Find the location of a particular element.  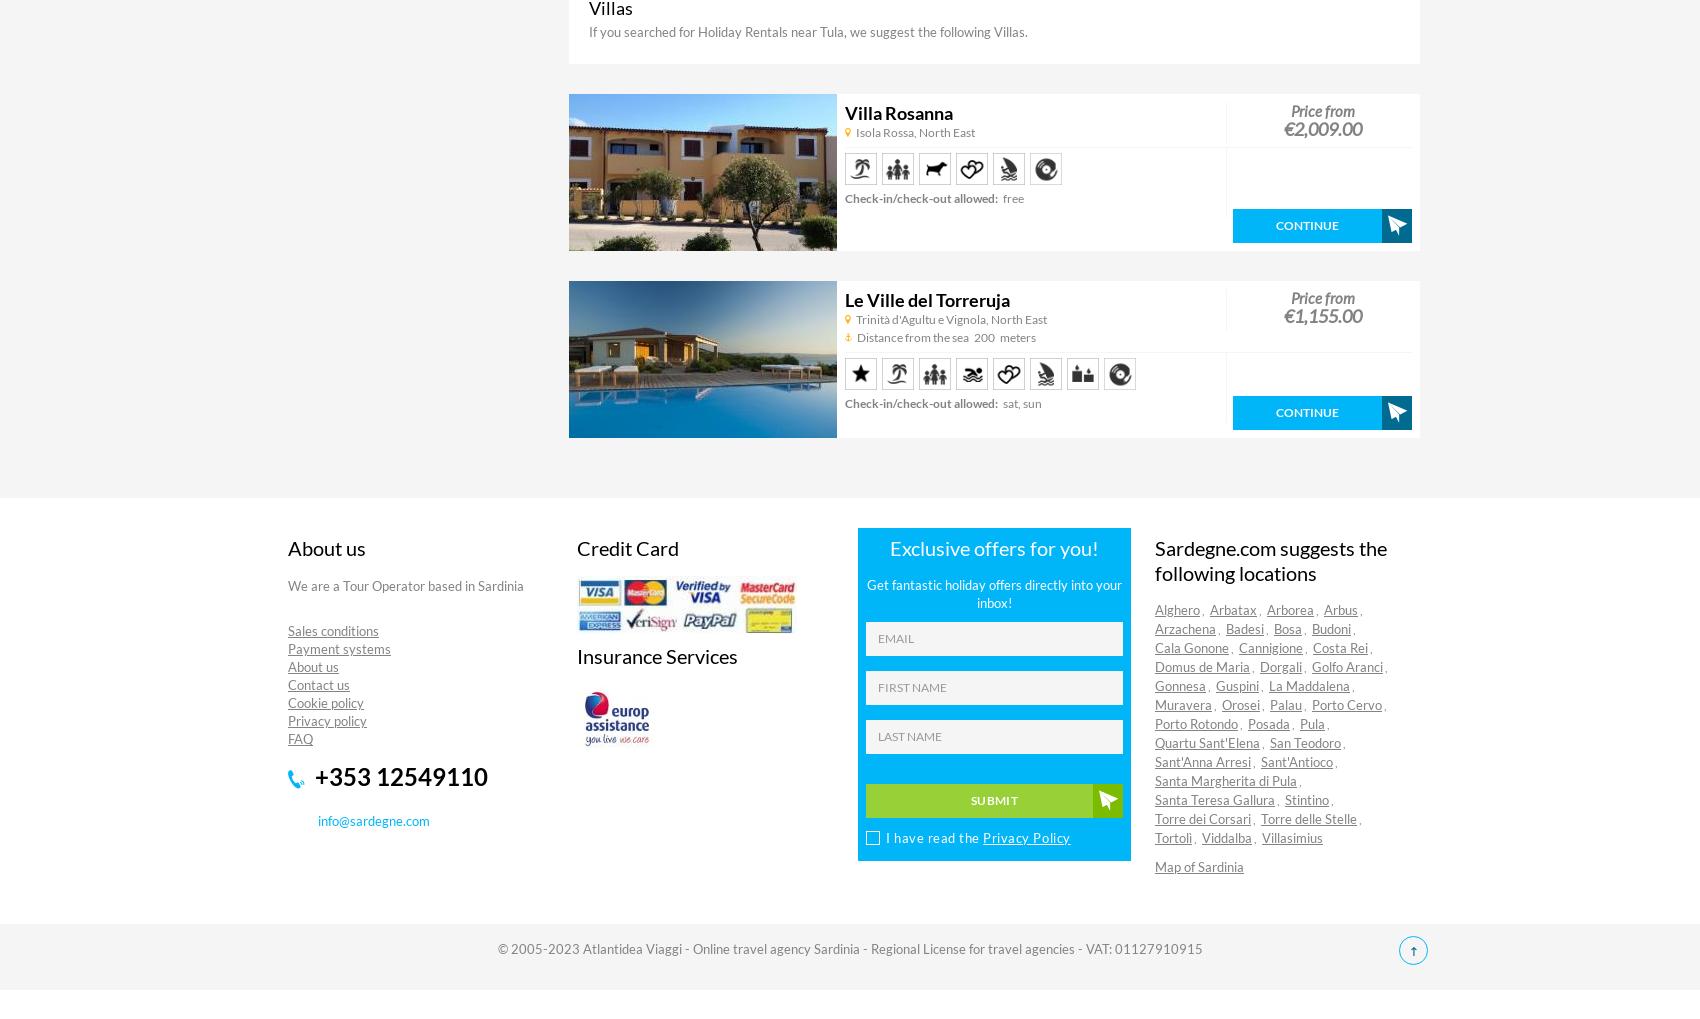

'Map of Sardinia' is located at coordinates (1154, 865).